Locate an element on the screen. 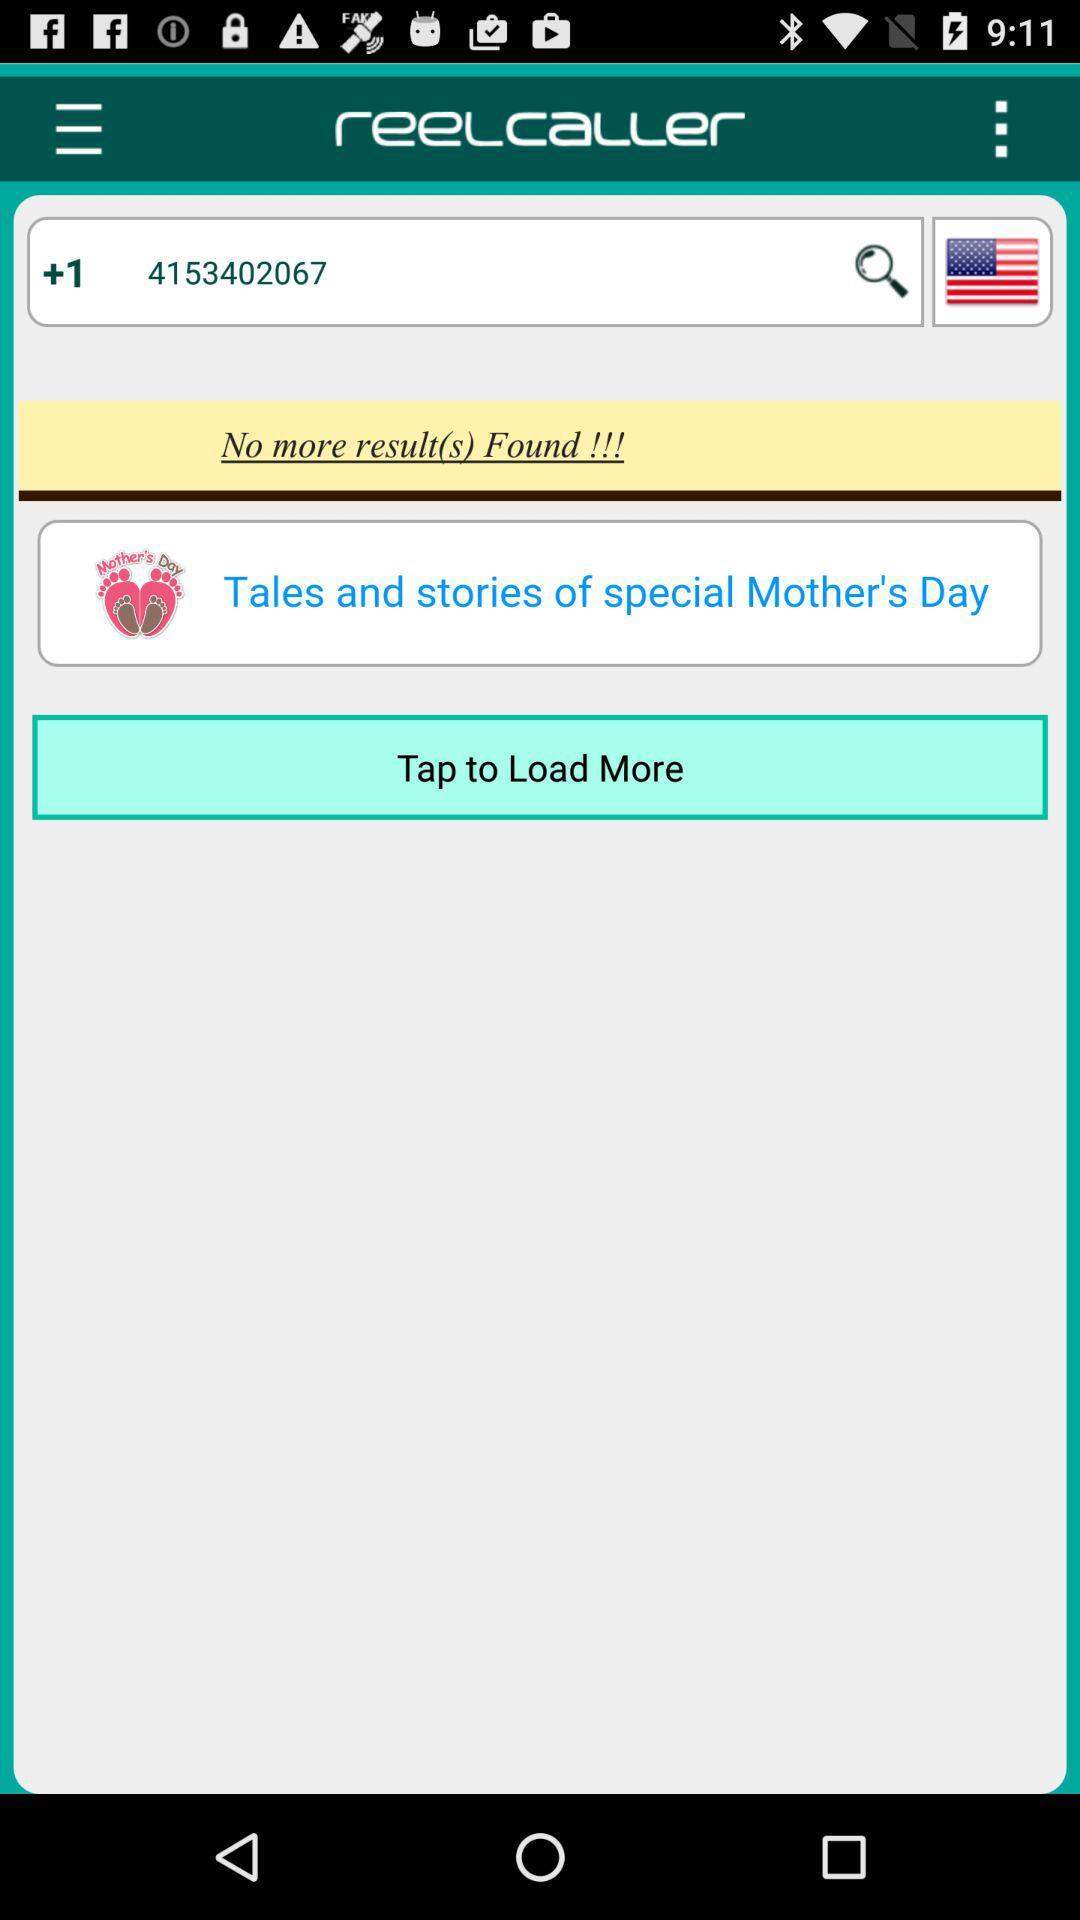 This screenshot has height=1920, width=1080. the more icon is located at coordinates (1001, 137).